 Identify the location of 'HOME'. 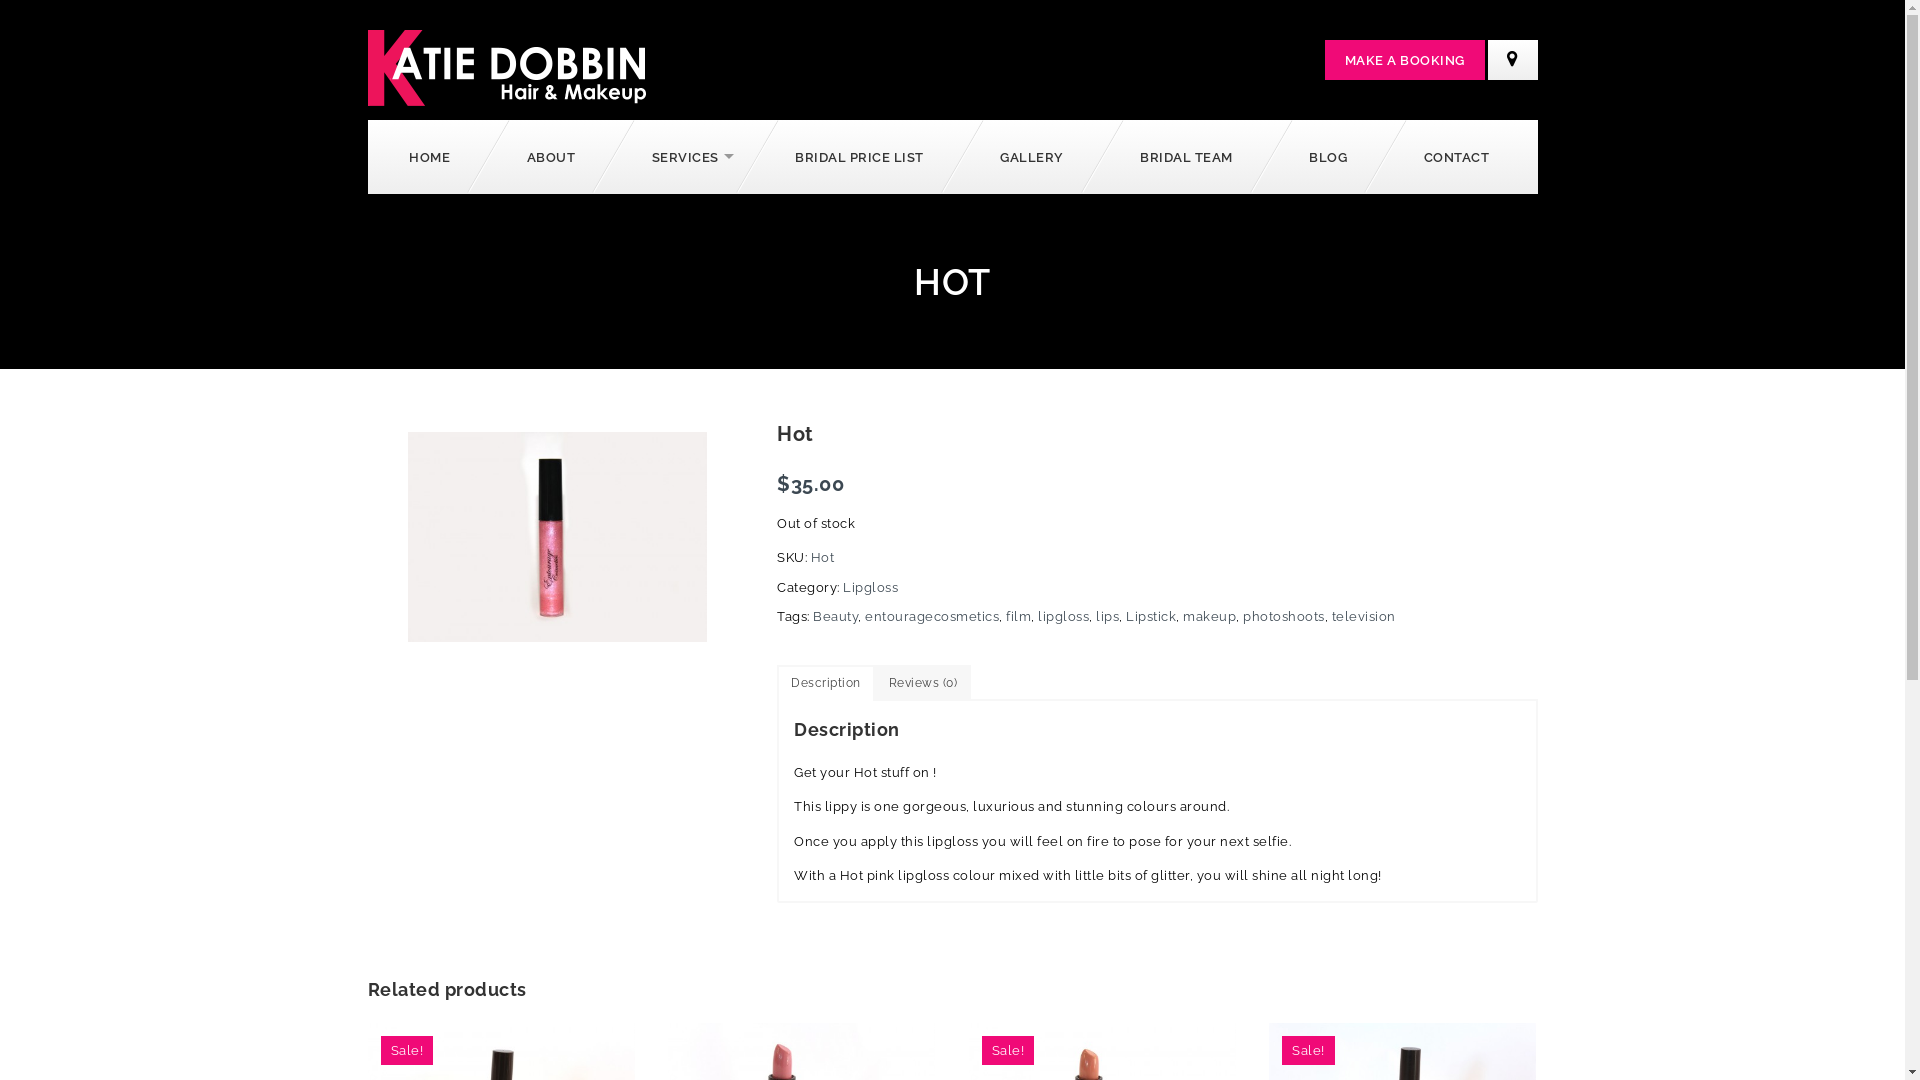
(431, 154).